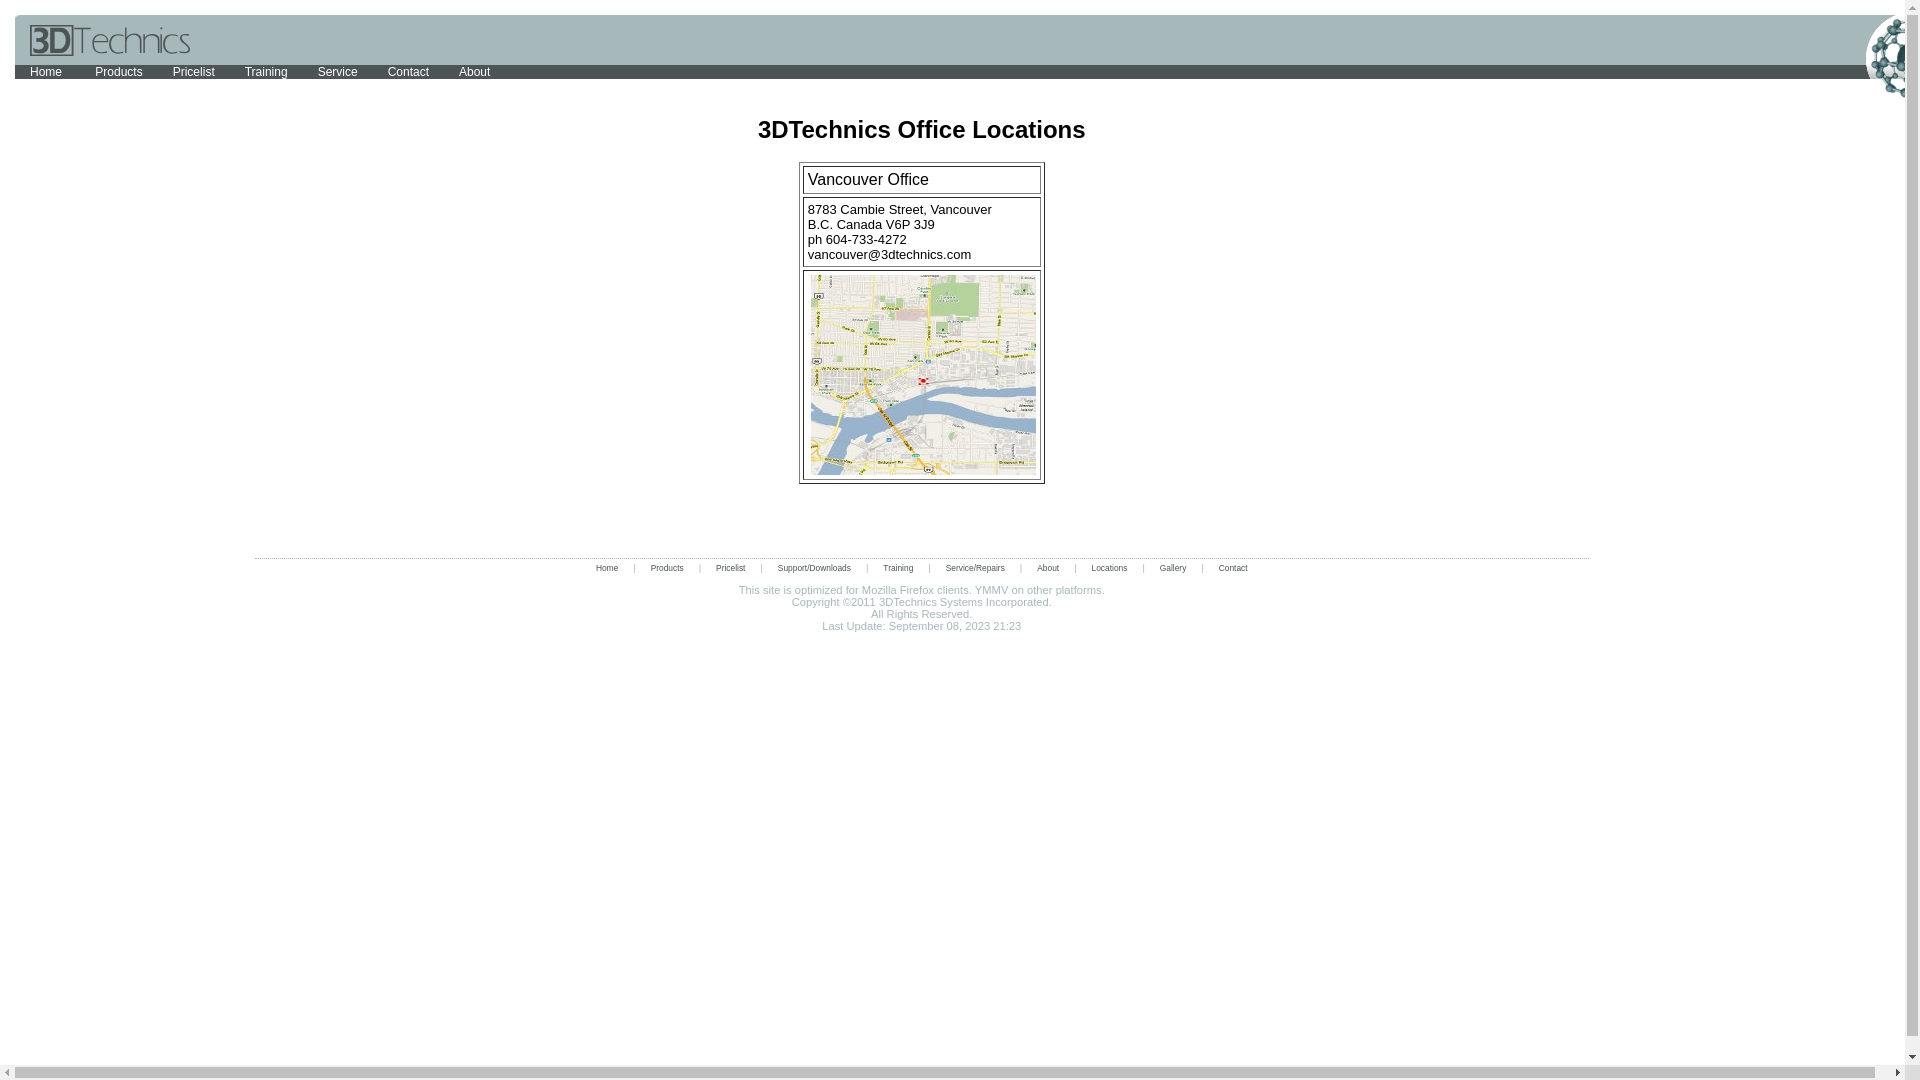 This screenshot has height=1080, width=1920. Describe the element at coordinates (1232, 567) in the screenshot. I see `'Contact'` at that location.